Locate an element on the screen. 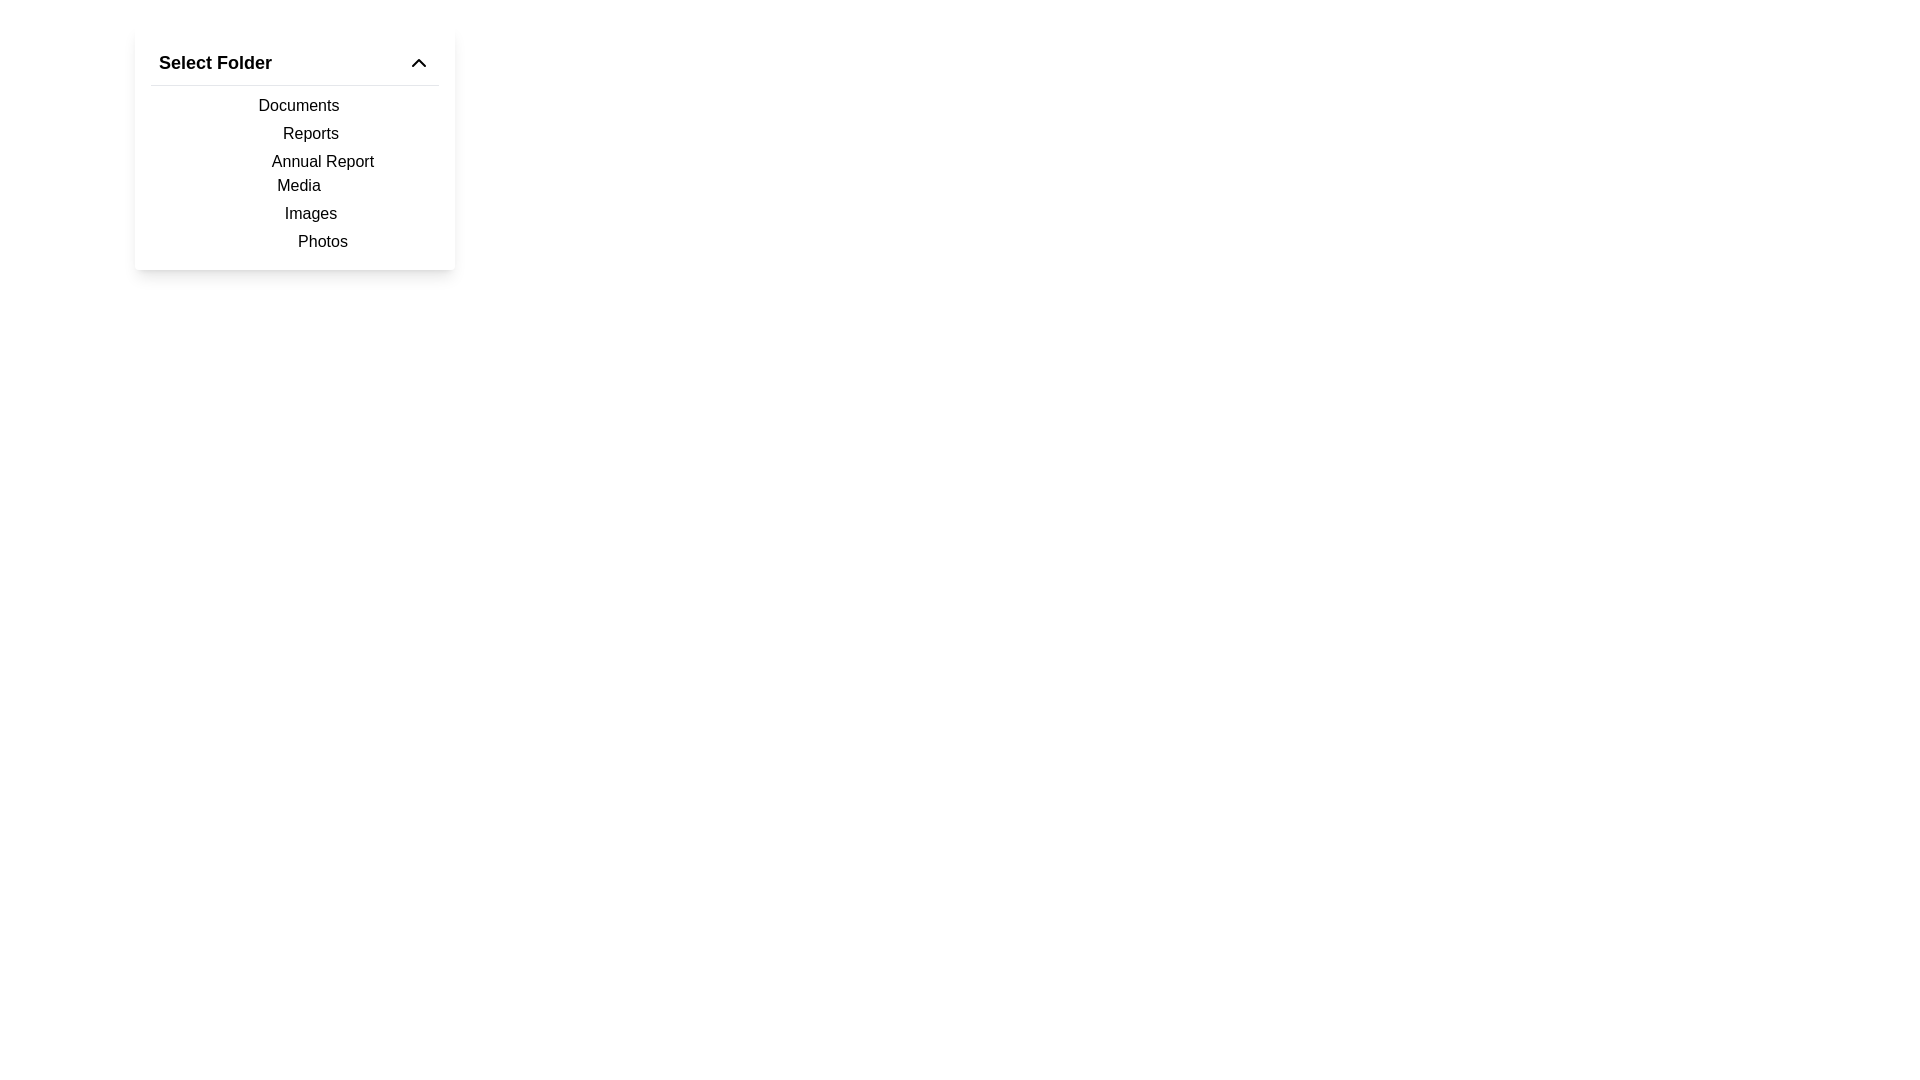 The image size is (1920, 1080). the 'Media' category item in the dropdown menu under 'Select Folder', which is the fourth item in the list, to trigger a visual response is located at coordinates (297, 185).